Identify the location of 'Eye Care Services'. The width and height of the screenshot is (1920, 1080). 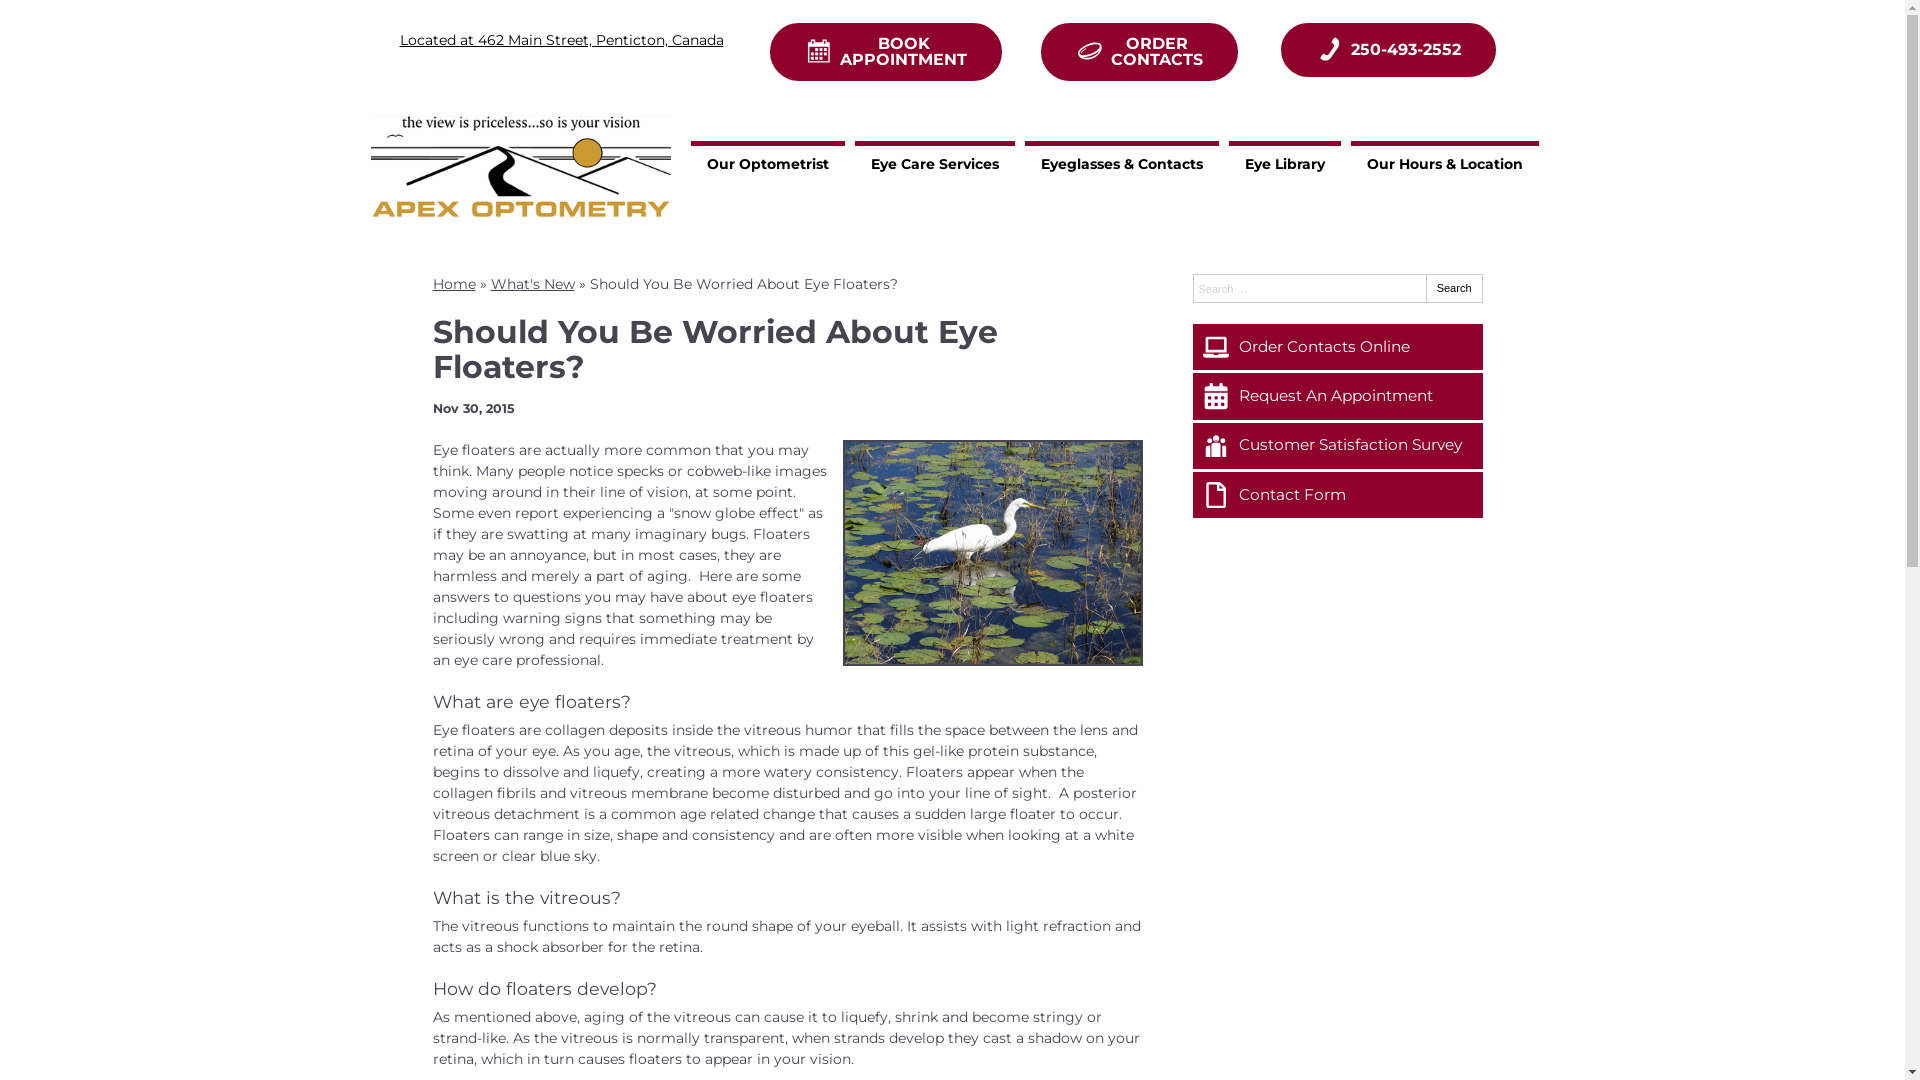
(934, 161).